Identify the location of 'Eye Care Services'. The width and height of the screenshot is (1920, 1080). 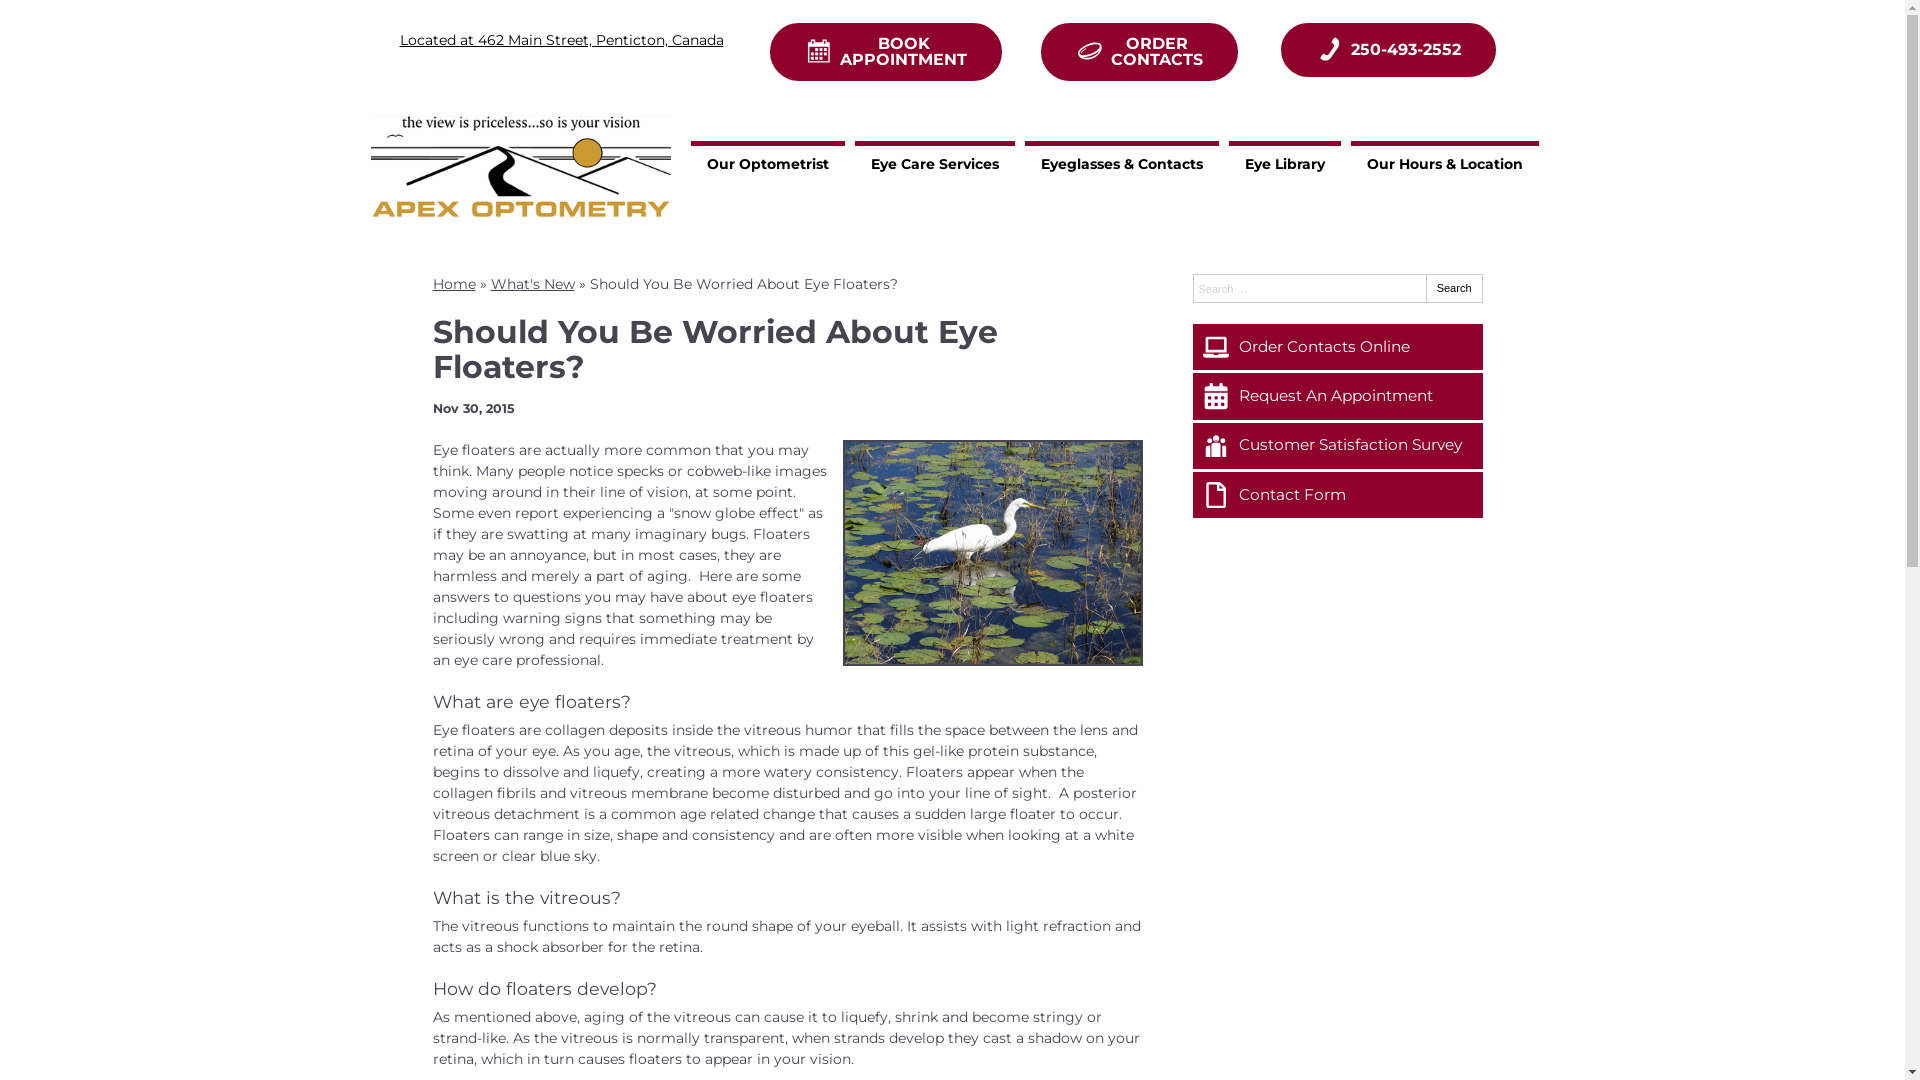
(934, 161).